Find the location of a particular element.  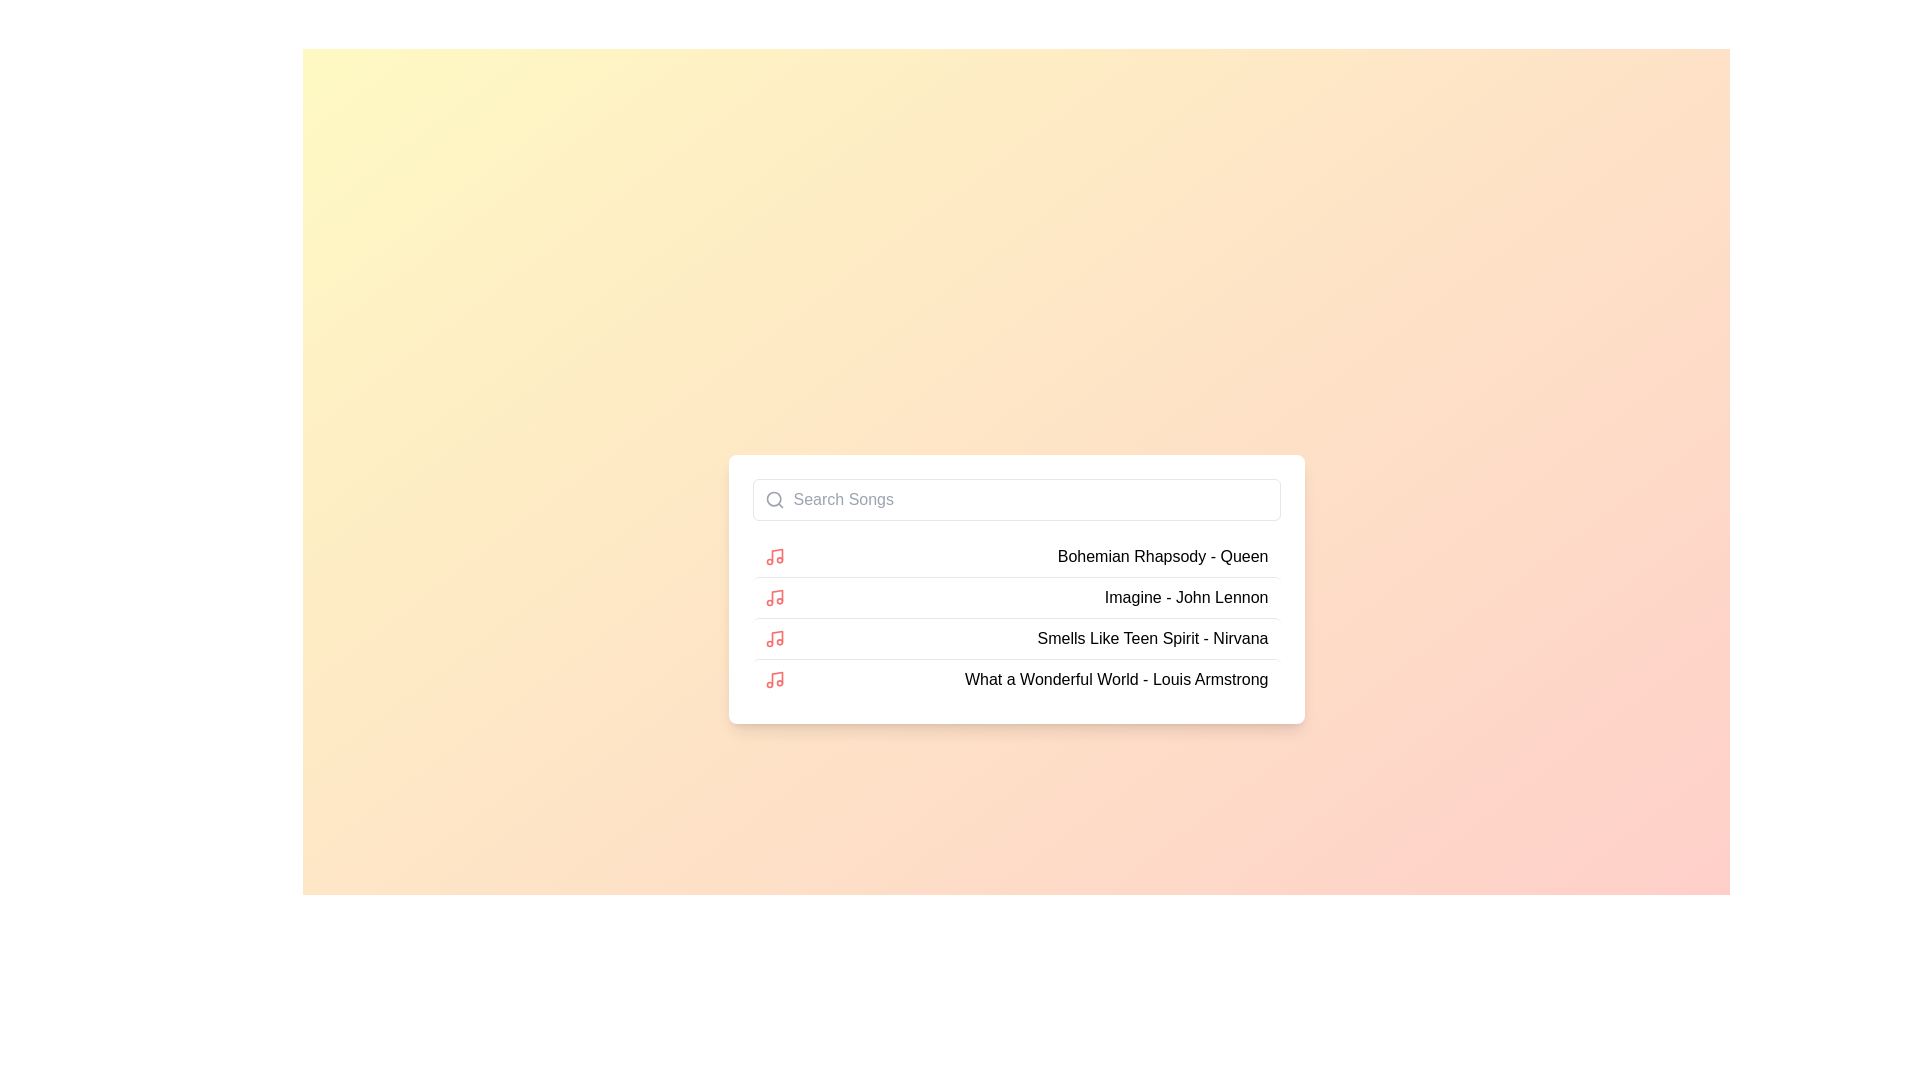

the text label displaying 'Bohemian Rhapsody - Queen', which is located in the second row of a list of song entries, to the right of a red music note icon is located at coordinates (1163, 556).